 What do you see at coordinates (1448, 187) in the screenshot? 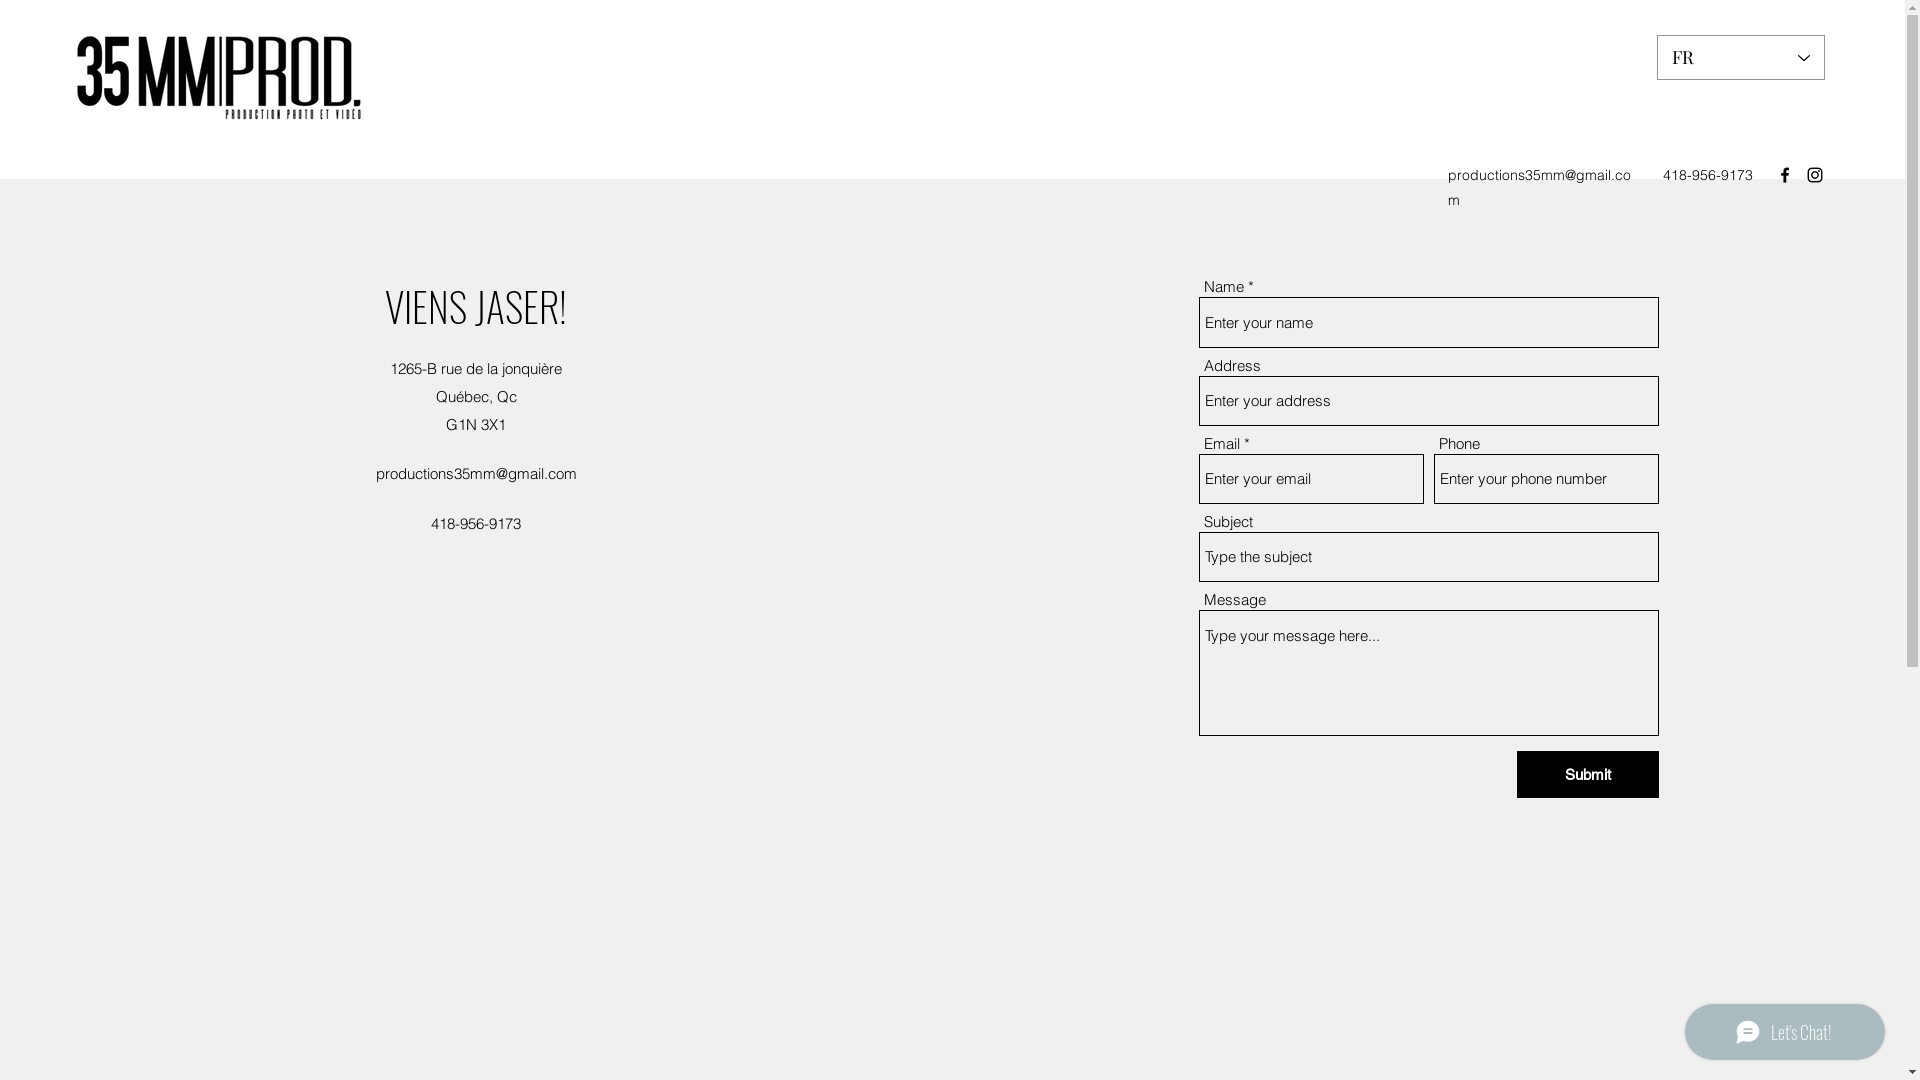
I see `'productions35mm@gmail.com'` at bounding box center [1448, 187].